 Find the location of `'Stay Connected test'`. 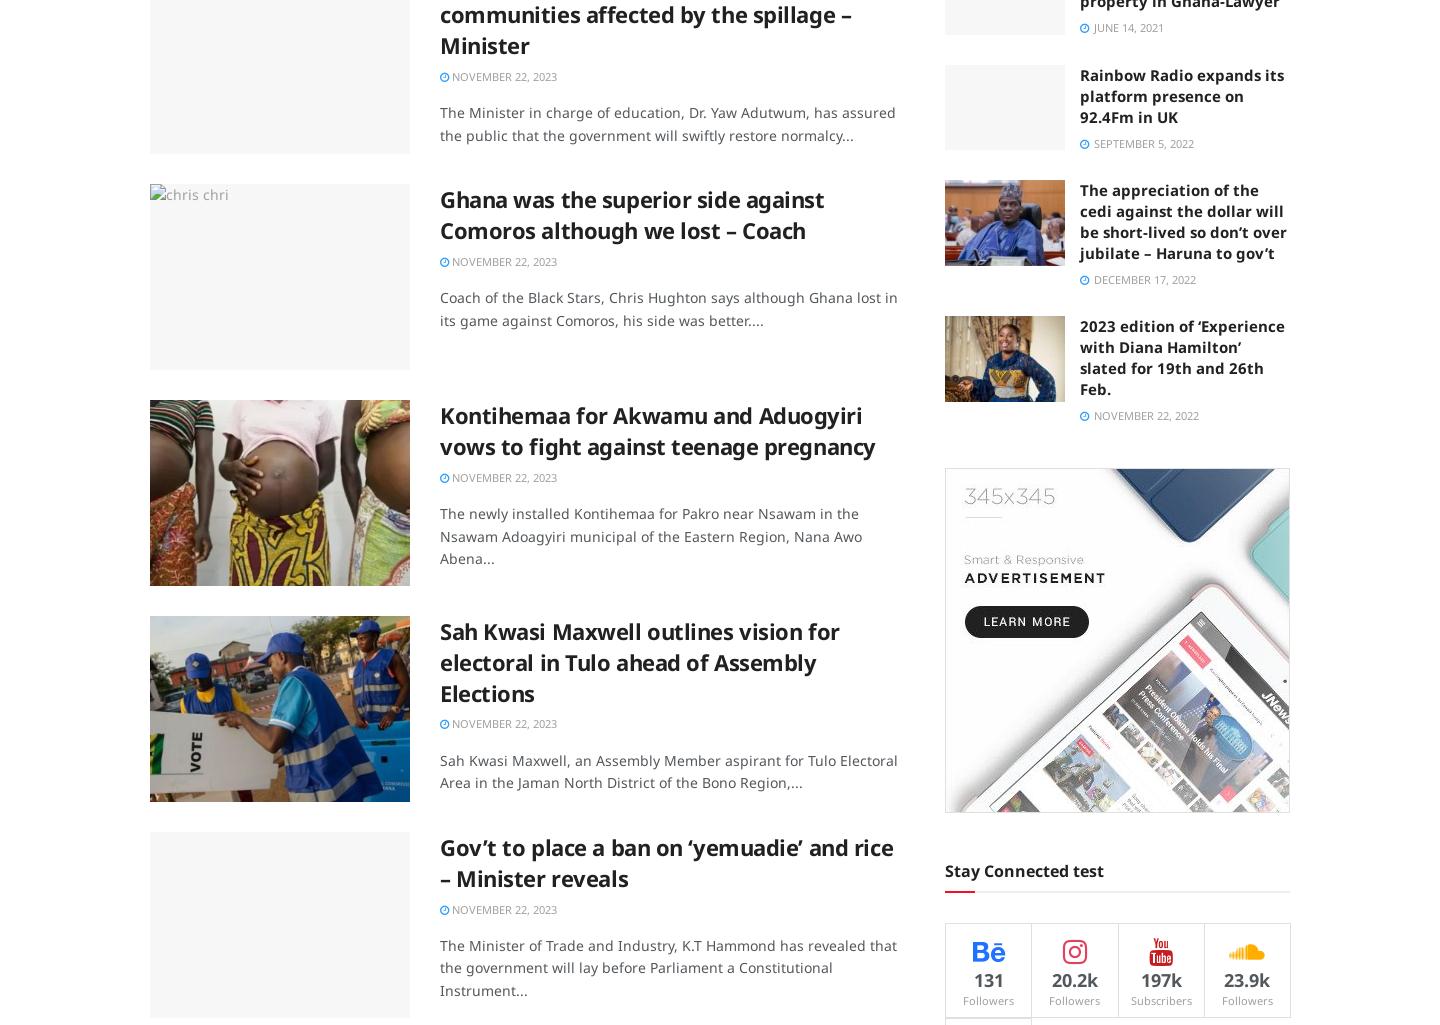

'Stay Connected test' is located at coordinates (1024, 870).